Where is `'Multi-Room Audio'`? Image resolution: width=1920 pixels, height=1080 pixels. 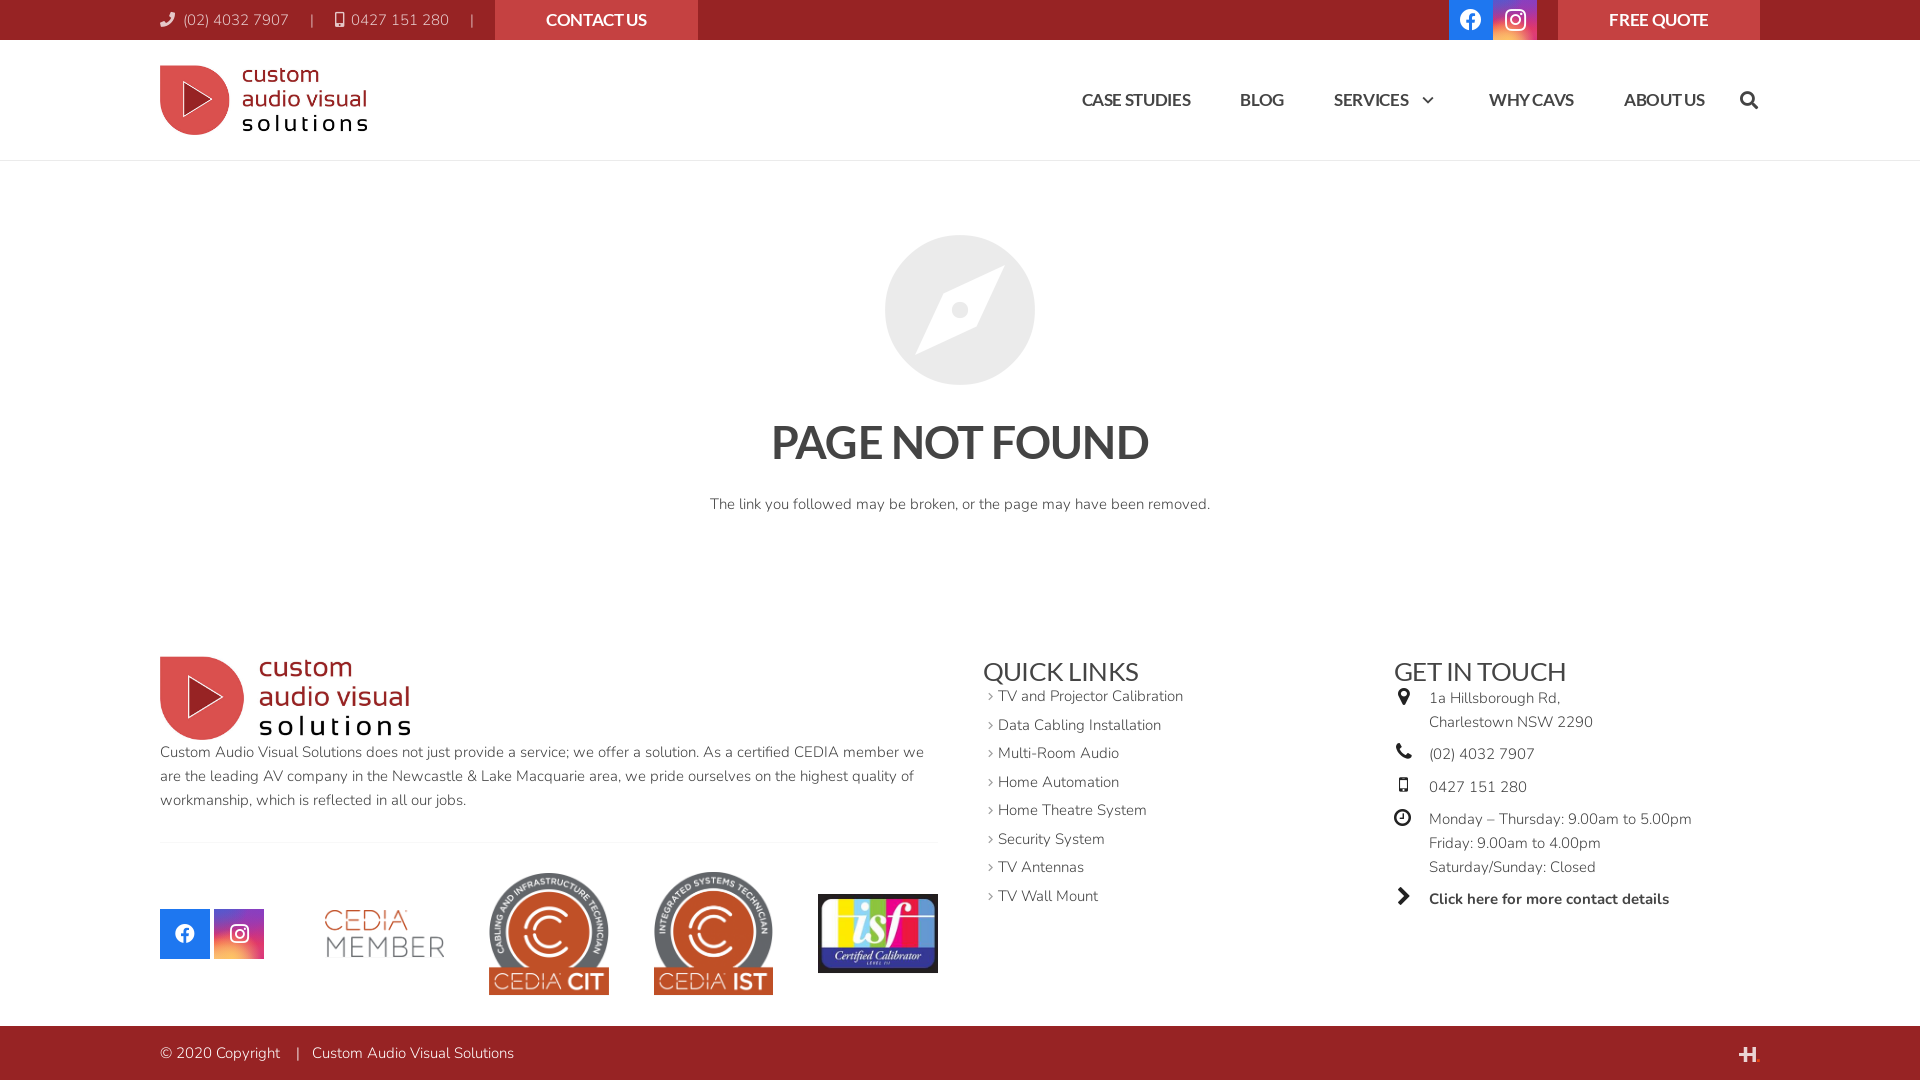
'Multi-Room Audio' is located at coordinates (1057, 753).